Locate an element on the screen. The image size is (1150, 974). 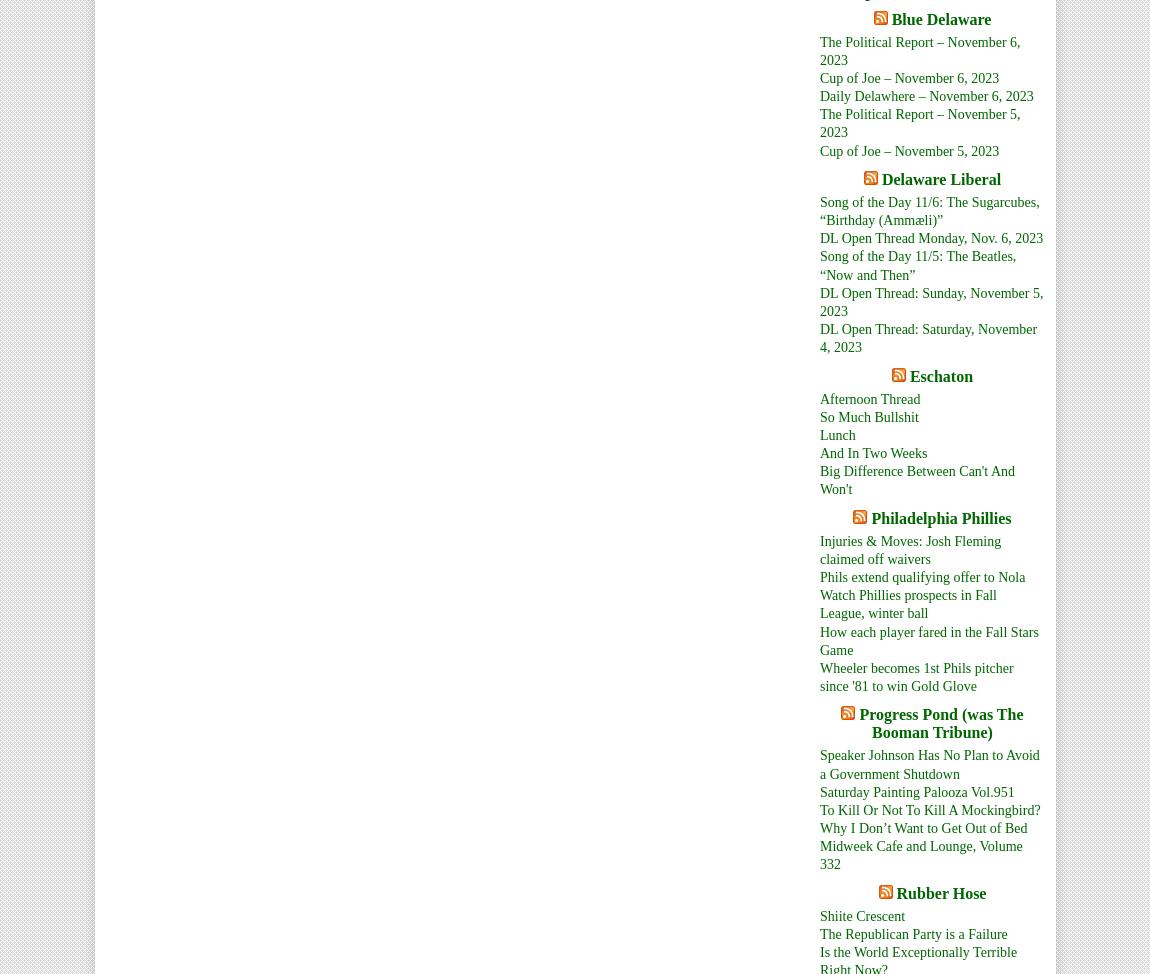
'To Kill Or Not To Kill A Mockingbird?' is located at coordinates (930, 808).